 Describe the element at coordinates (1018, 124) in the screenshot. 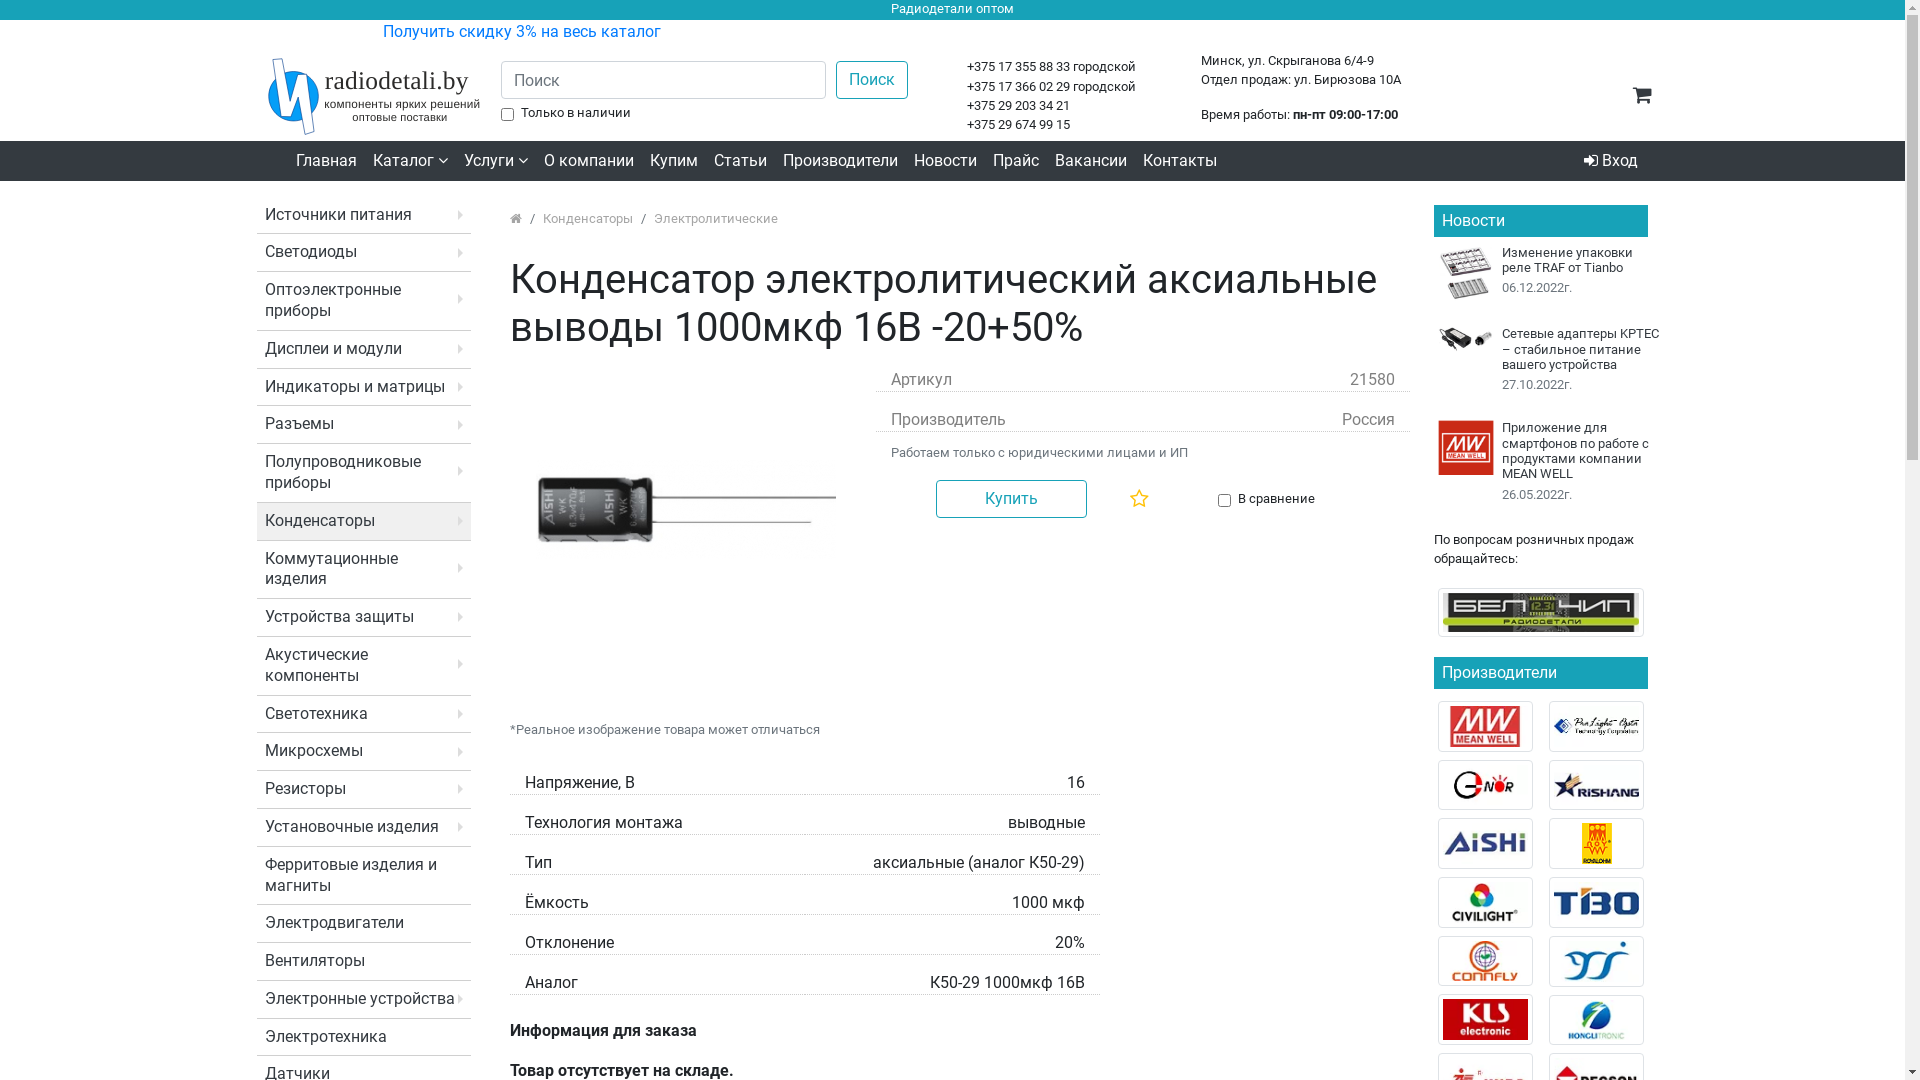

I see `'+375 29 674 99 15'` at that location.